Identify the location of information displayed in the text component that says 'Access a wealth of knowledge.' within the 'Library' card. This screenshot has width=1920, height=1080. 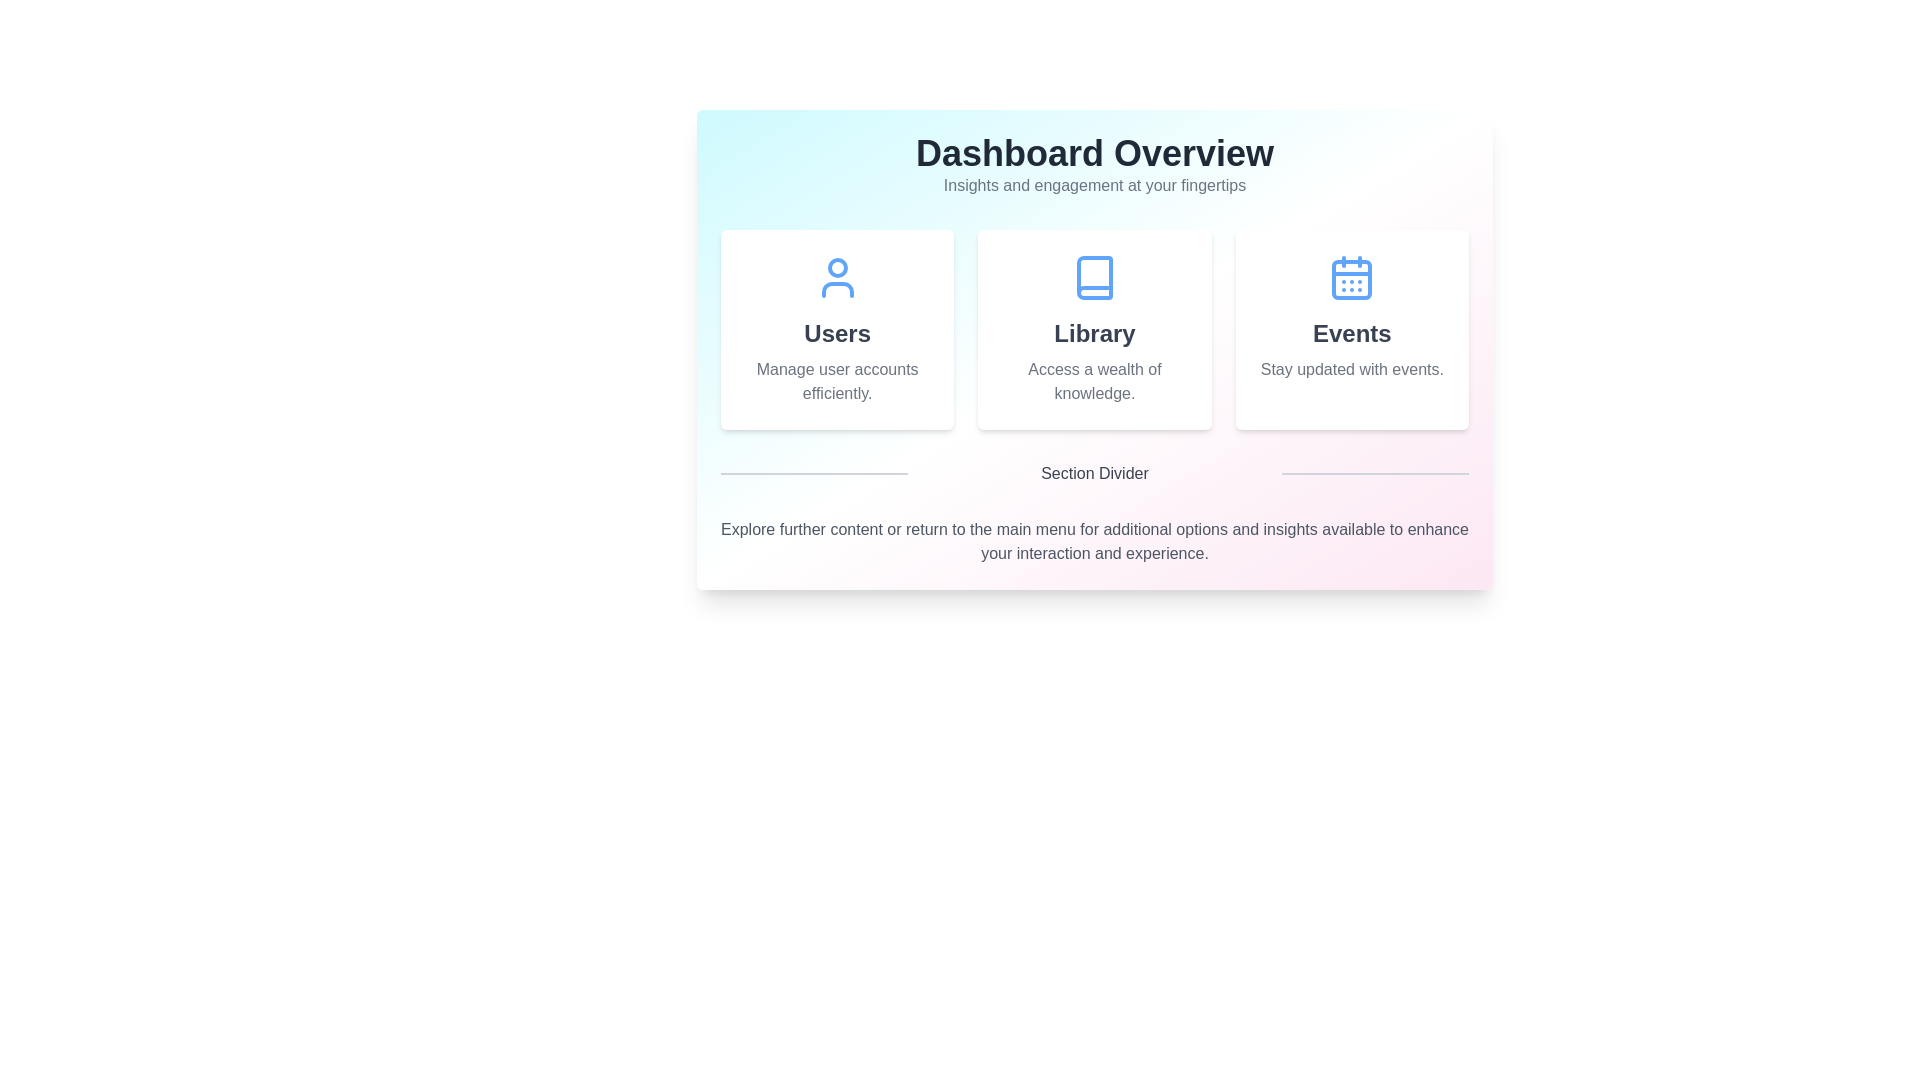
(1093, 381).